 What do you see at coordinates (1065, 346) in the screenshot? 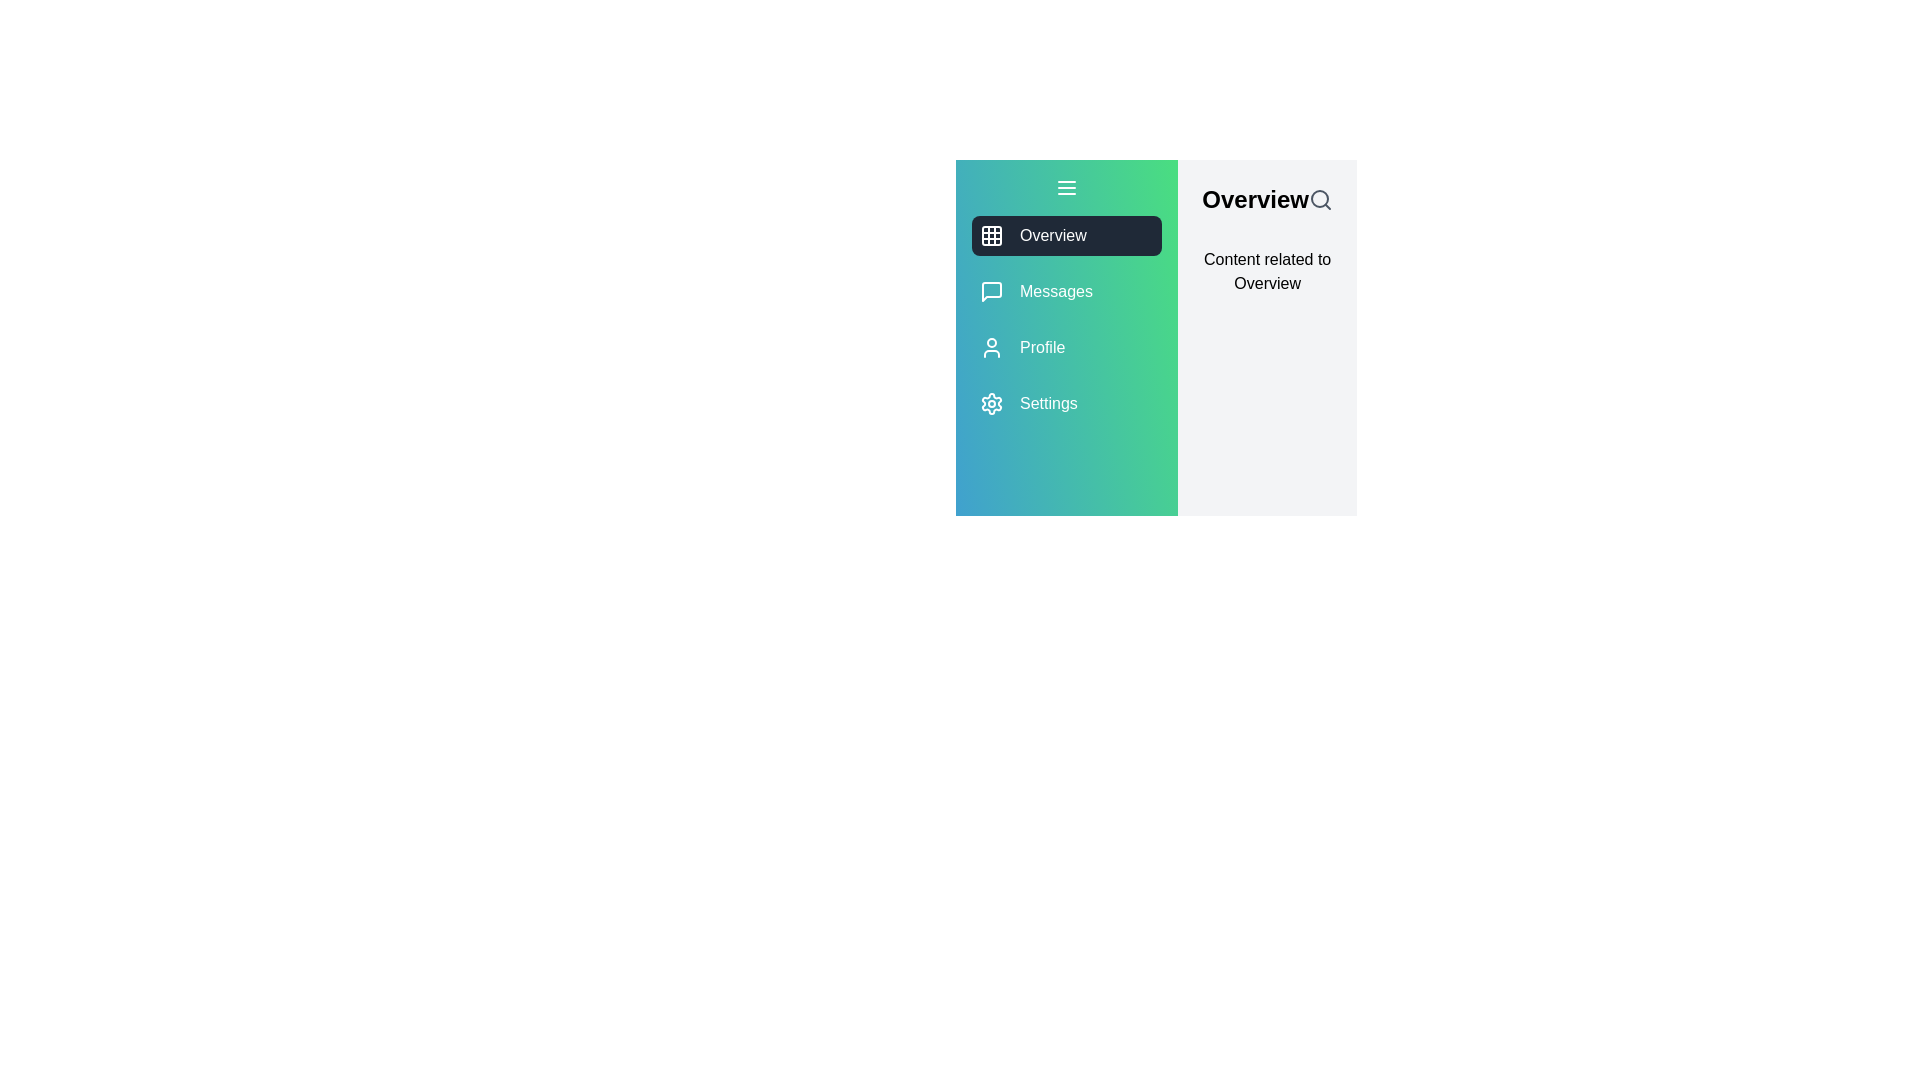
I see `the menu item Profile to view its hover effect` at bounding box center [1065, 346].